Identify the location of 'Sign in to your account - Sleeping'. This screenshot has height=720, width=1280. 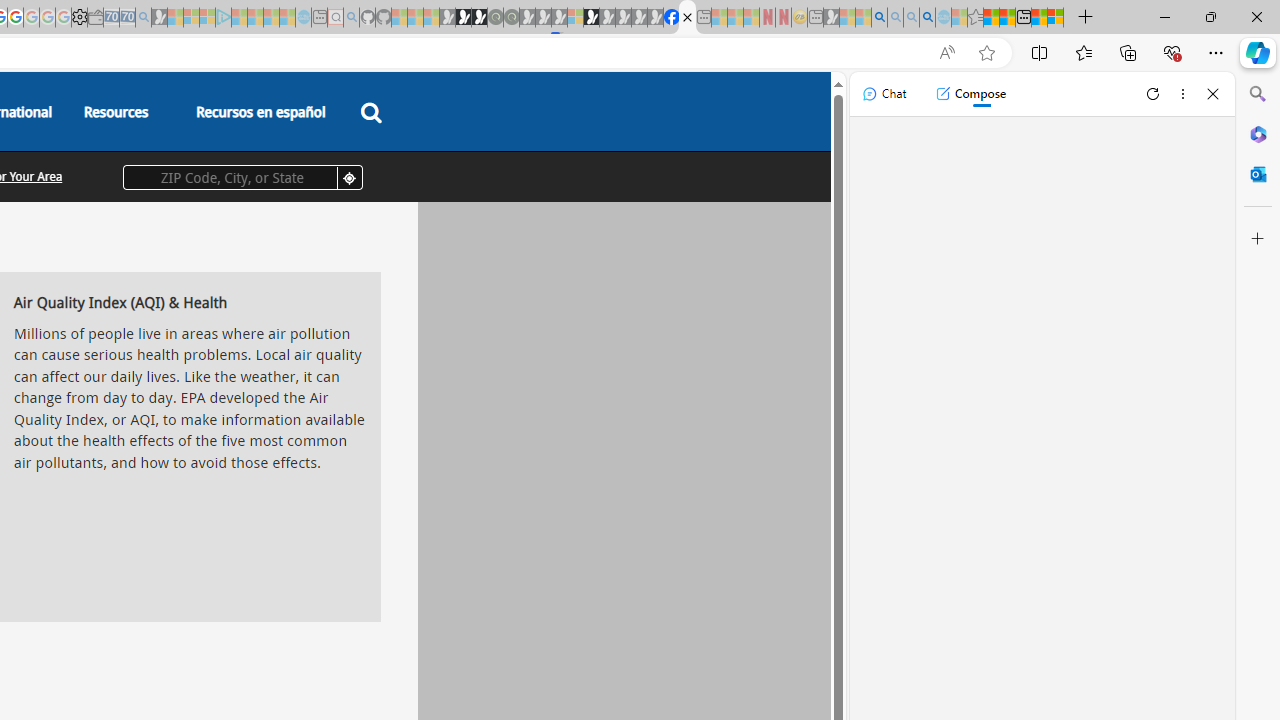
(574, 17).